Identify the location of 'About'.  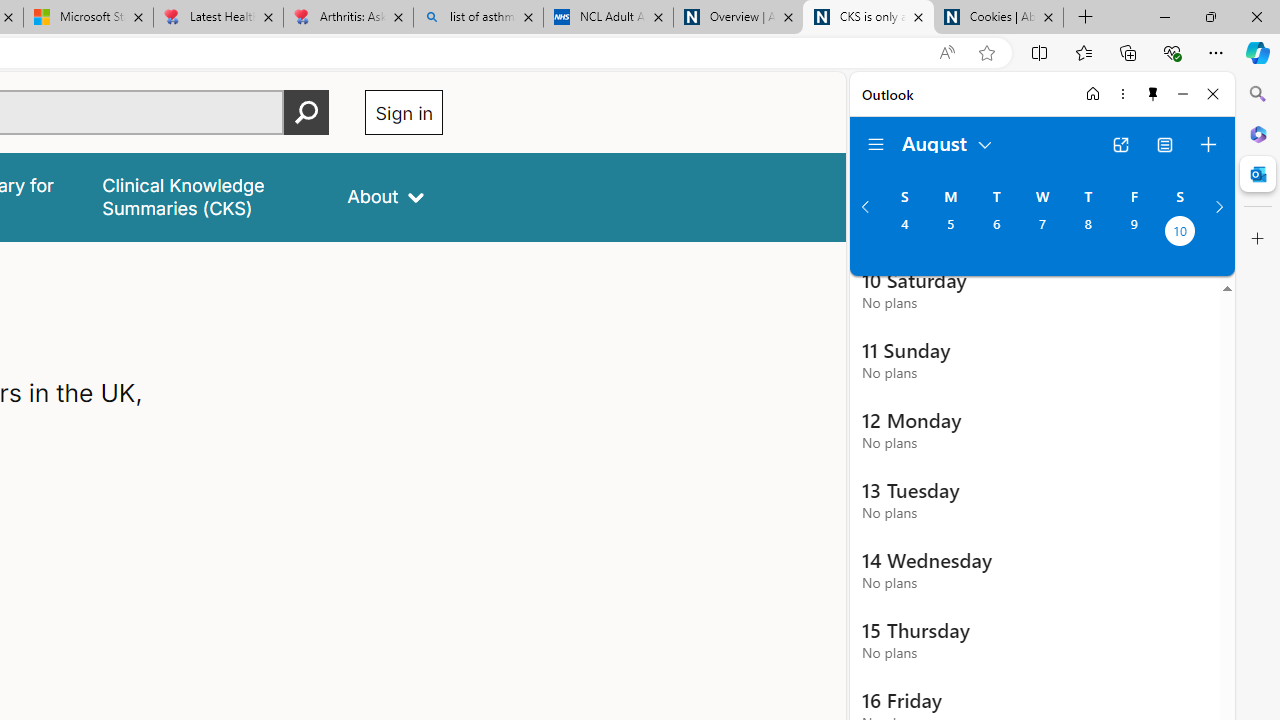
(386, 197).